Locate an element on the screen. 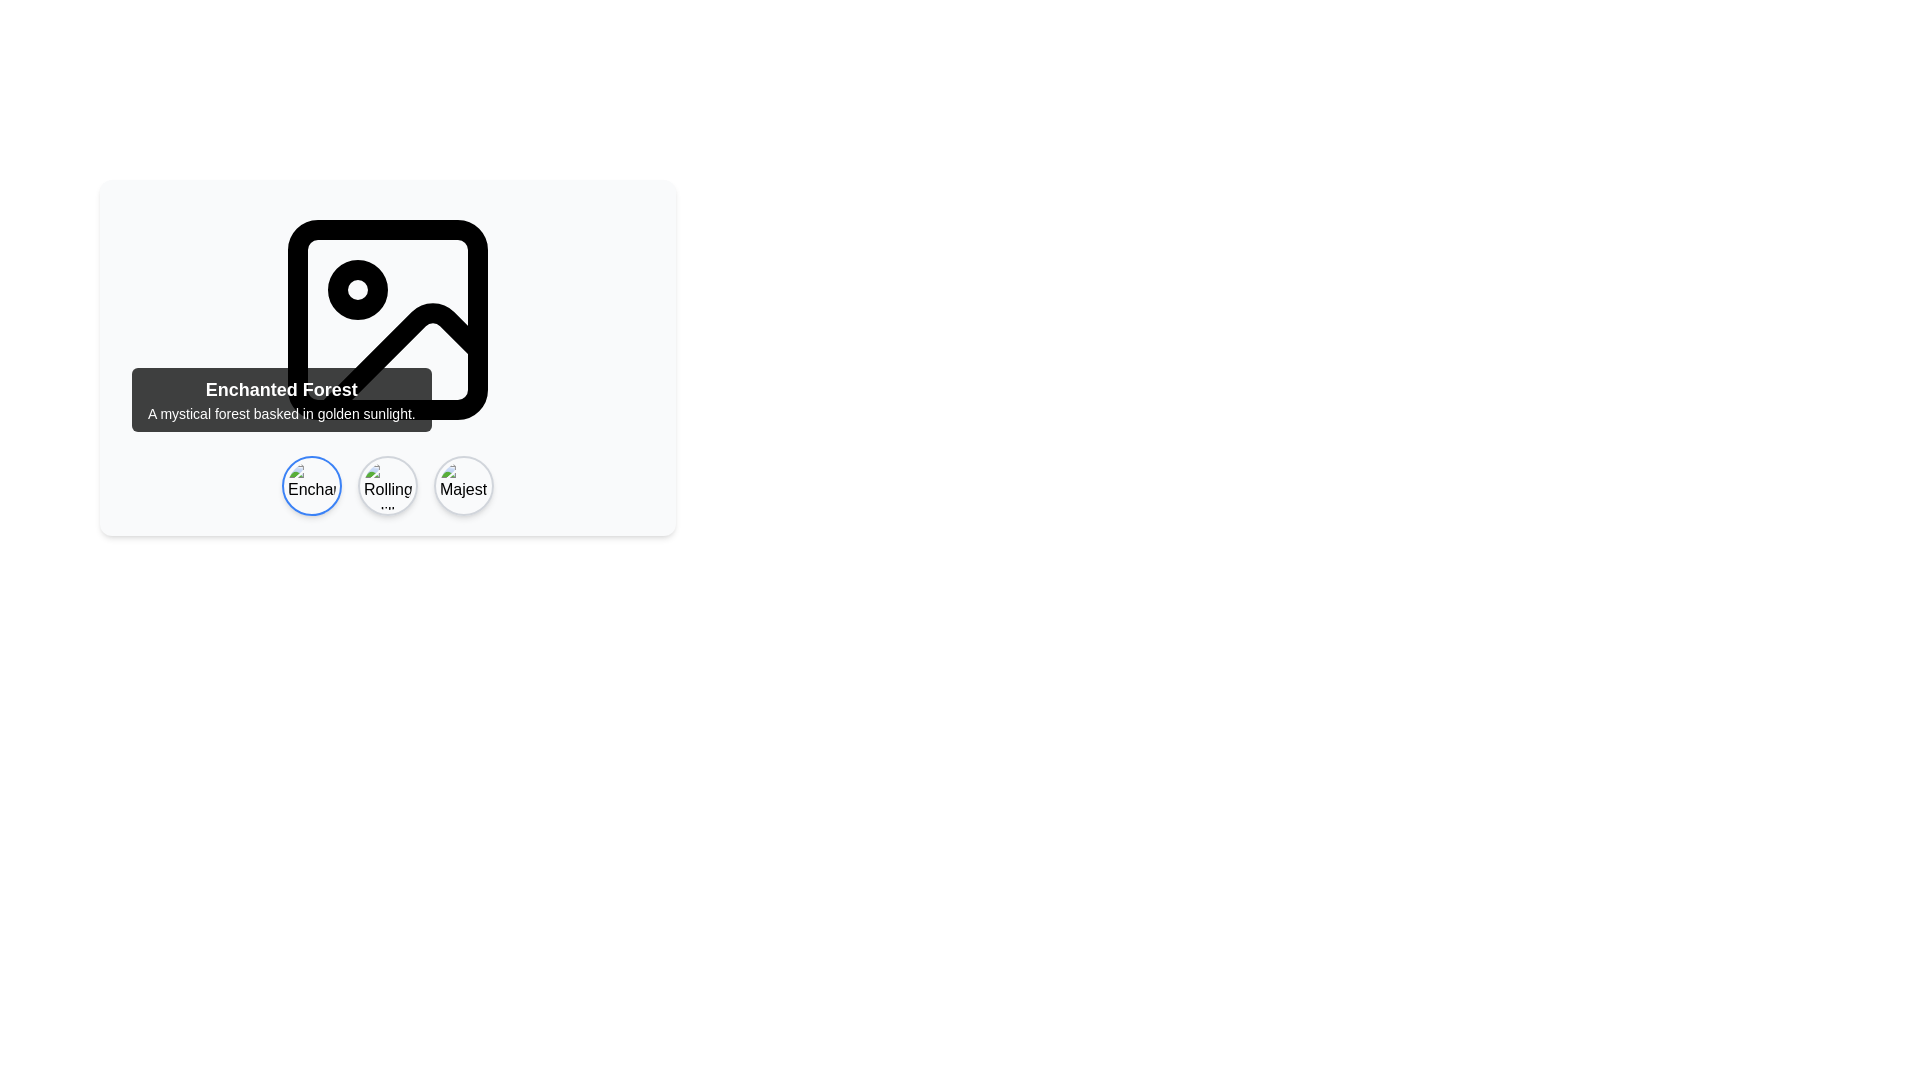  descriptive text located beneath the title 'Enchanted Forest' within a dark, semi-transparent rectangular background is located at coordinates (280, 412).